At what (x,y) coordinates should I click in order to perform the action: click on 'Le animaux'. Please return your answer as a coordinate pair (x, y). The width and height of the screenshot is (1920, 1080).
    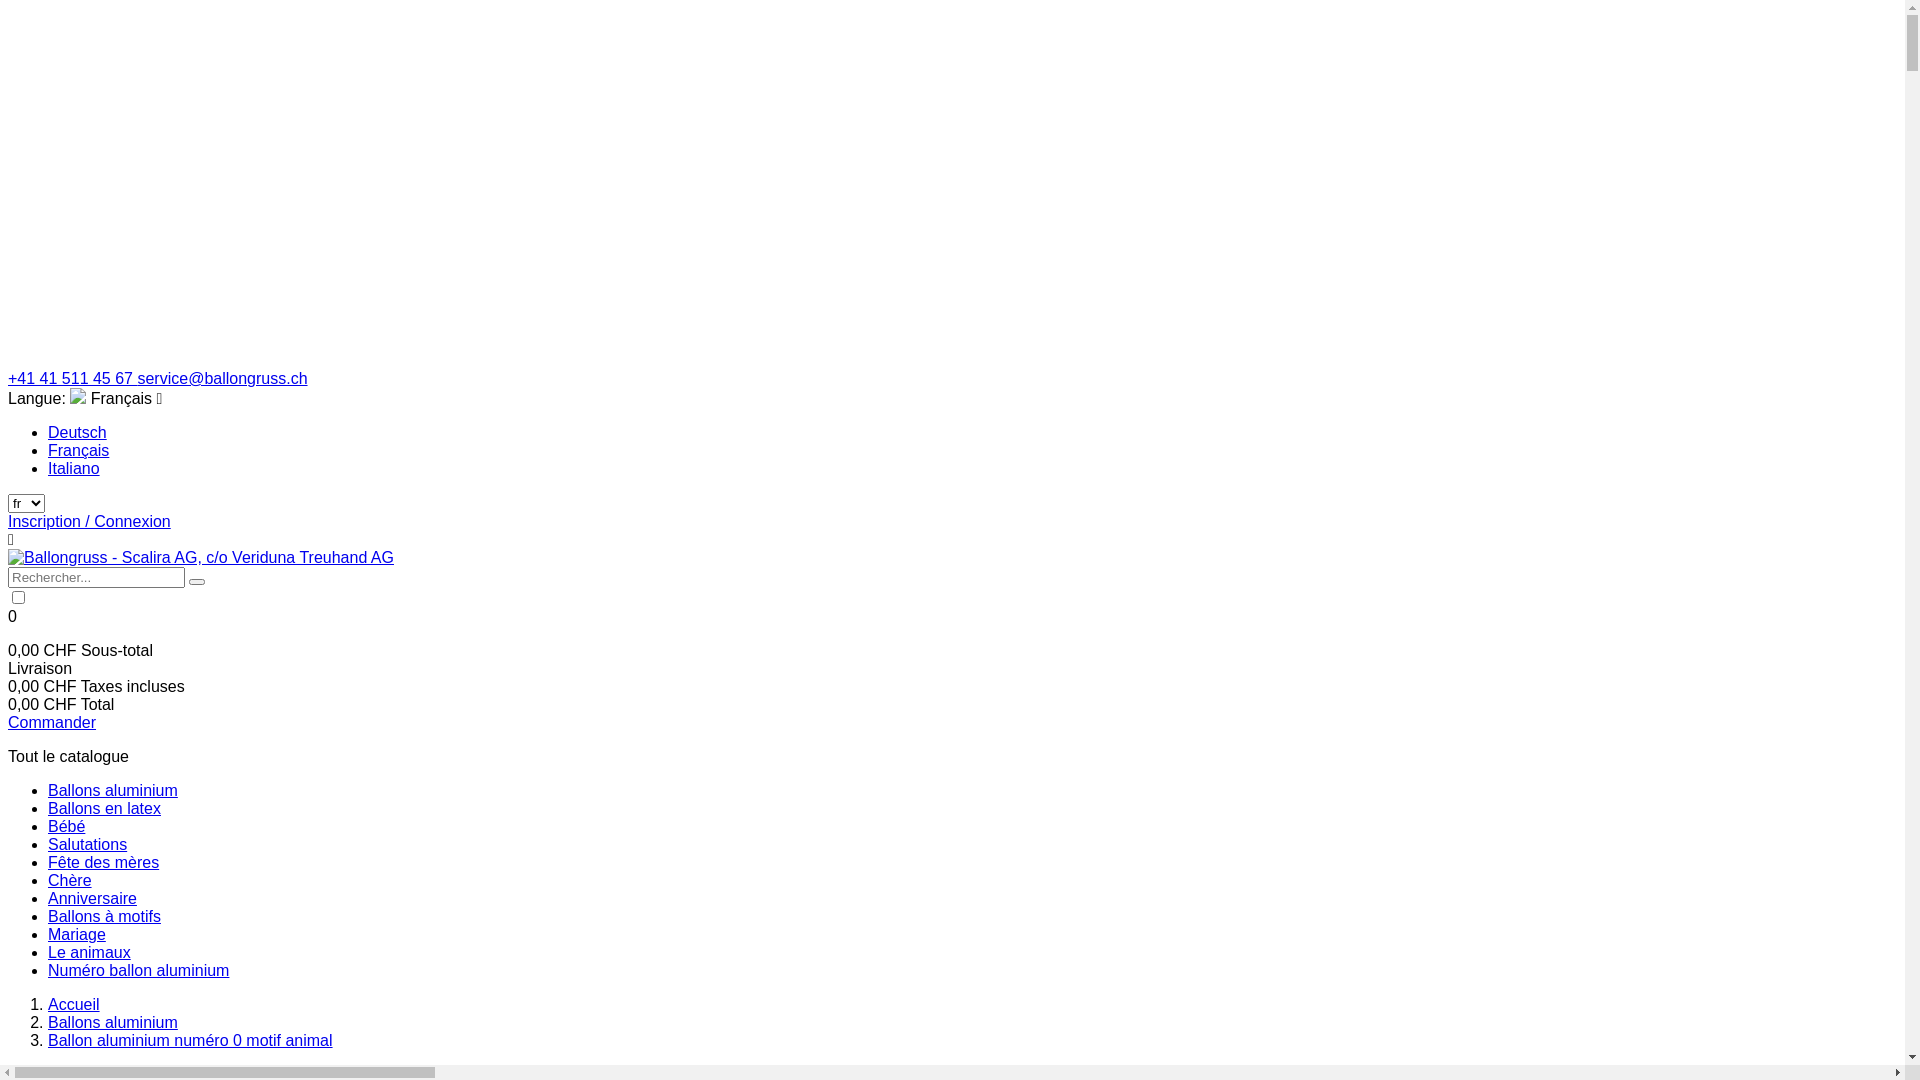
    Looking at the image, I should click on (88, 951).